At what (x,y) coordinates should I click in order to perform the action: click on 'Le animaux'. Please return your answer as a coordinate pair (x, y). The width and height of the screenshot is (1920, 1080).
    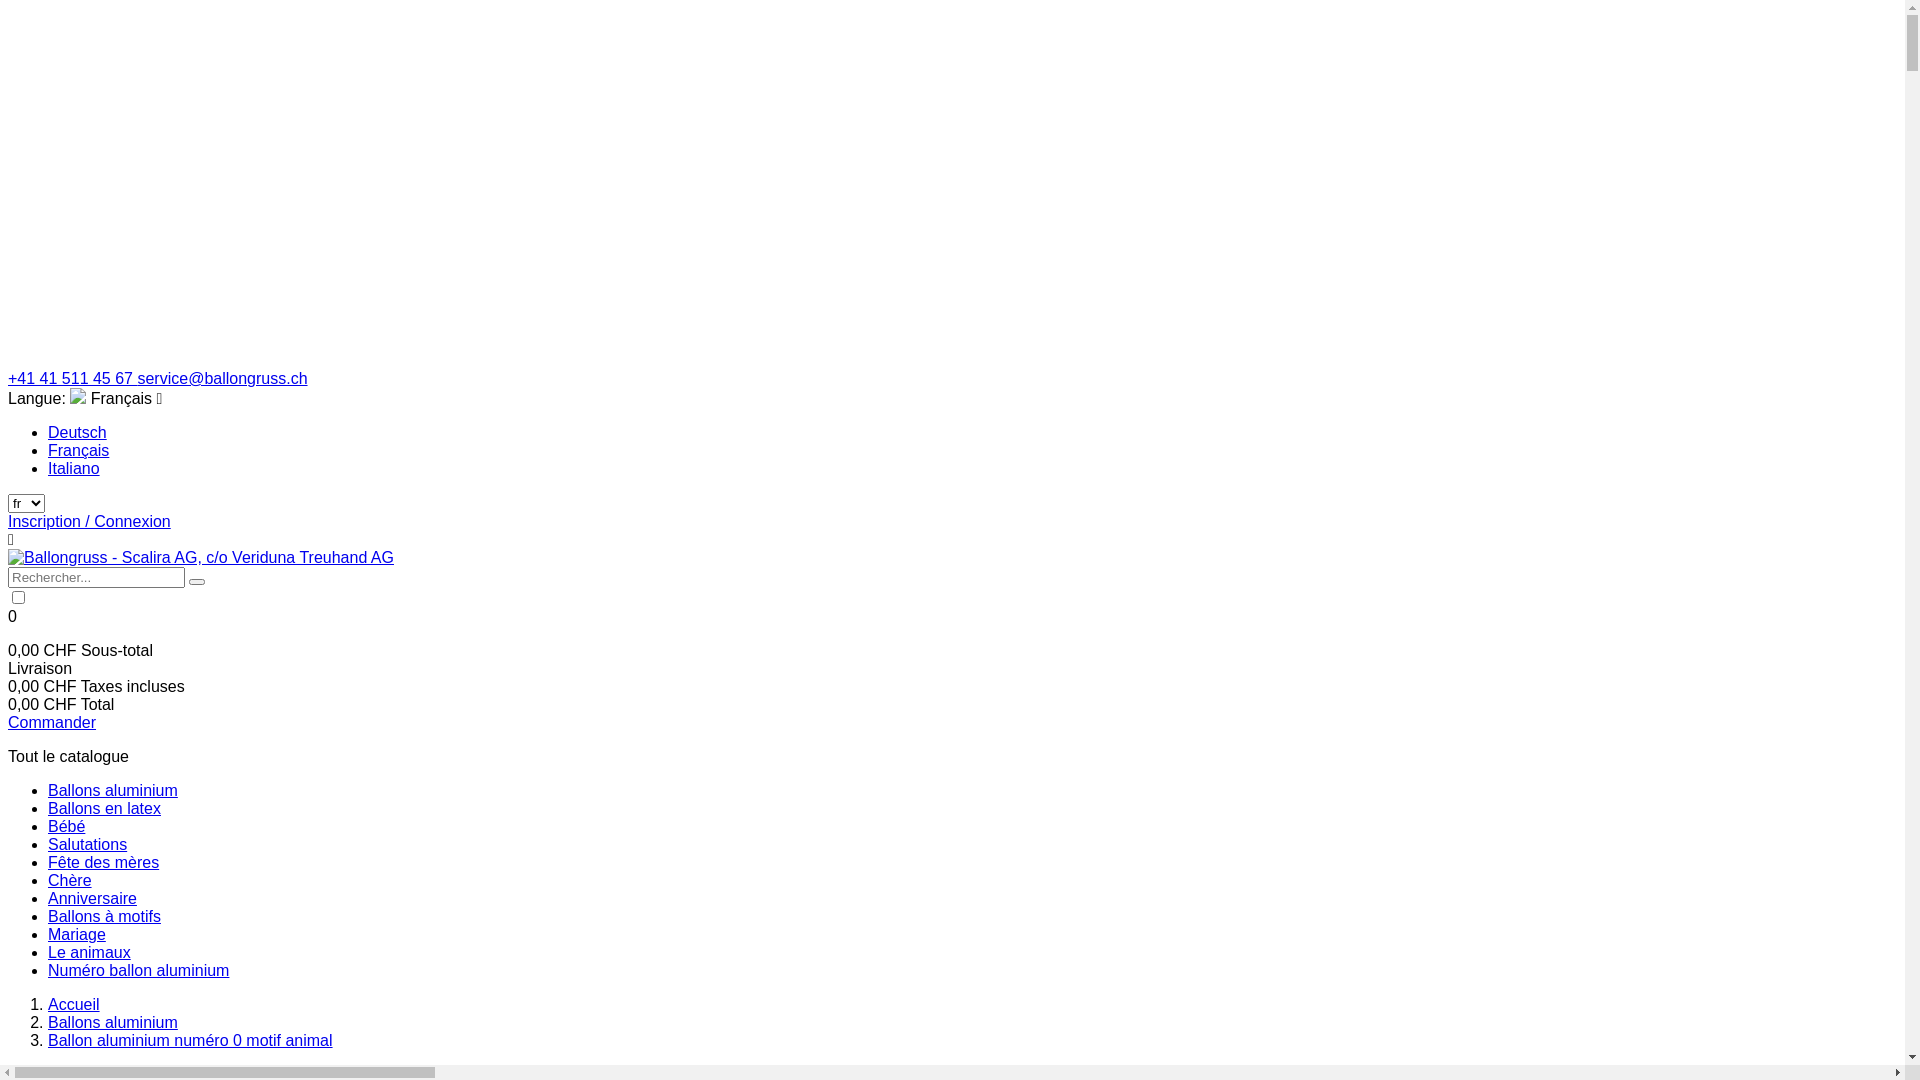
    Looking at the image, I should click on (88, 951).